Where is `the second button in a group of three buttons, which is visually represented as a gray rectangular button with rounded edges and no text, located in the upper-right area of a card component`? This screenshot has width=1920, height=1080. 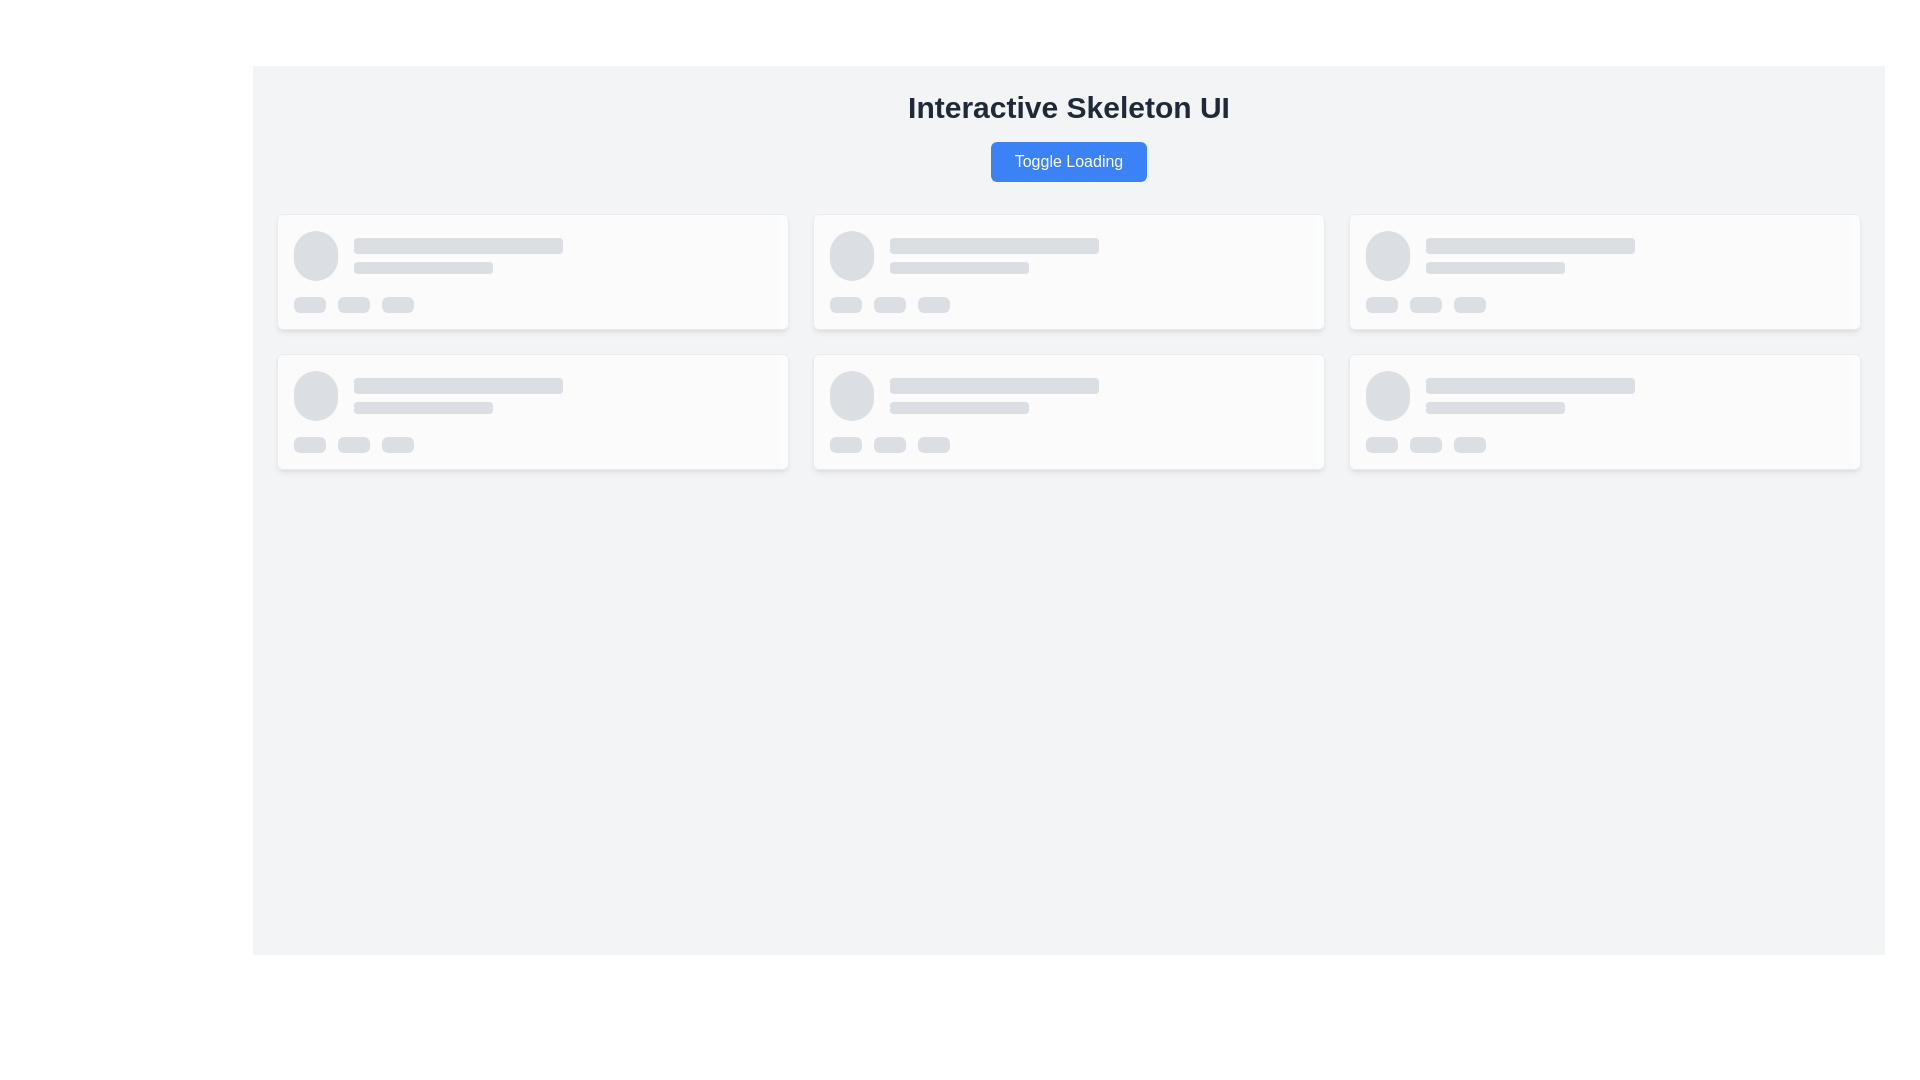 the second button in a group of three buttons, which is visually represented as a gray rectangular button with rounded edges and no text, located in the upper-right area of a card component is located at coordinates (1424, 304).